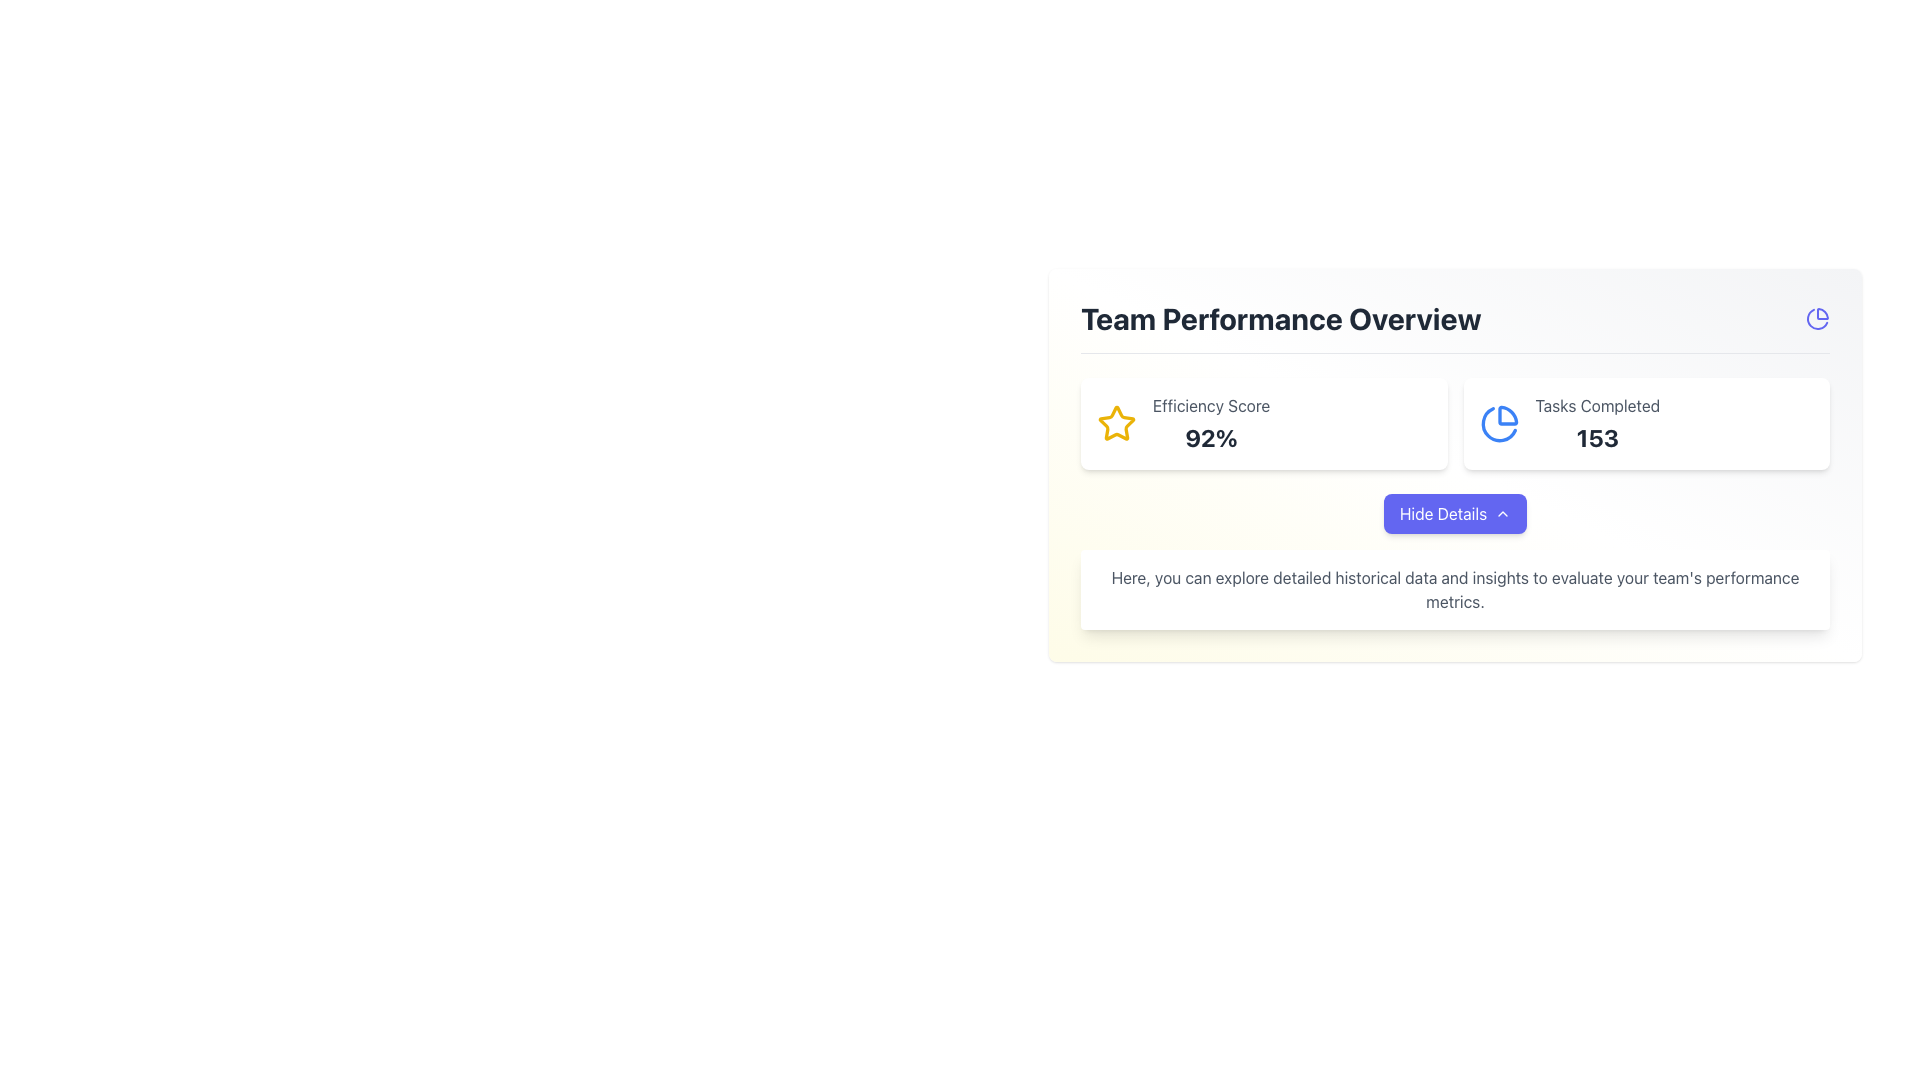  Describe the element at coordinates (1596, 423) in the screenshot. I see `the text label displaying the numeric value '153' beneath the label 'Tasks Completed', which is located in the right section of a two-card layout` at that location.